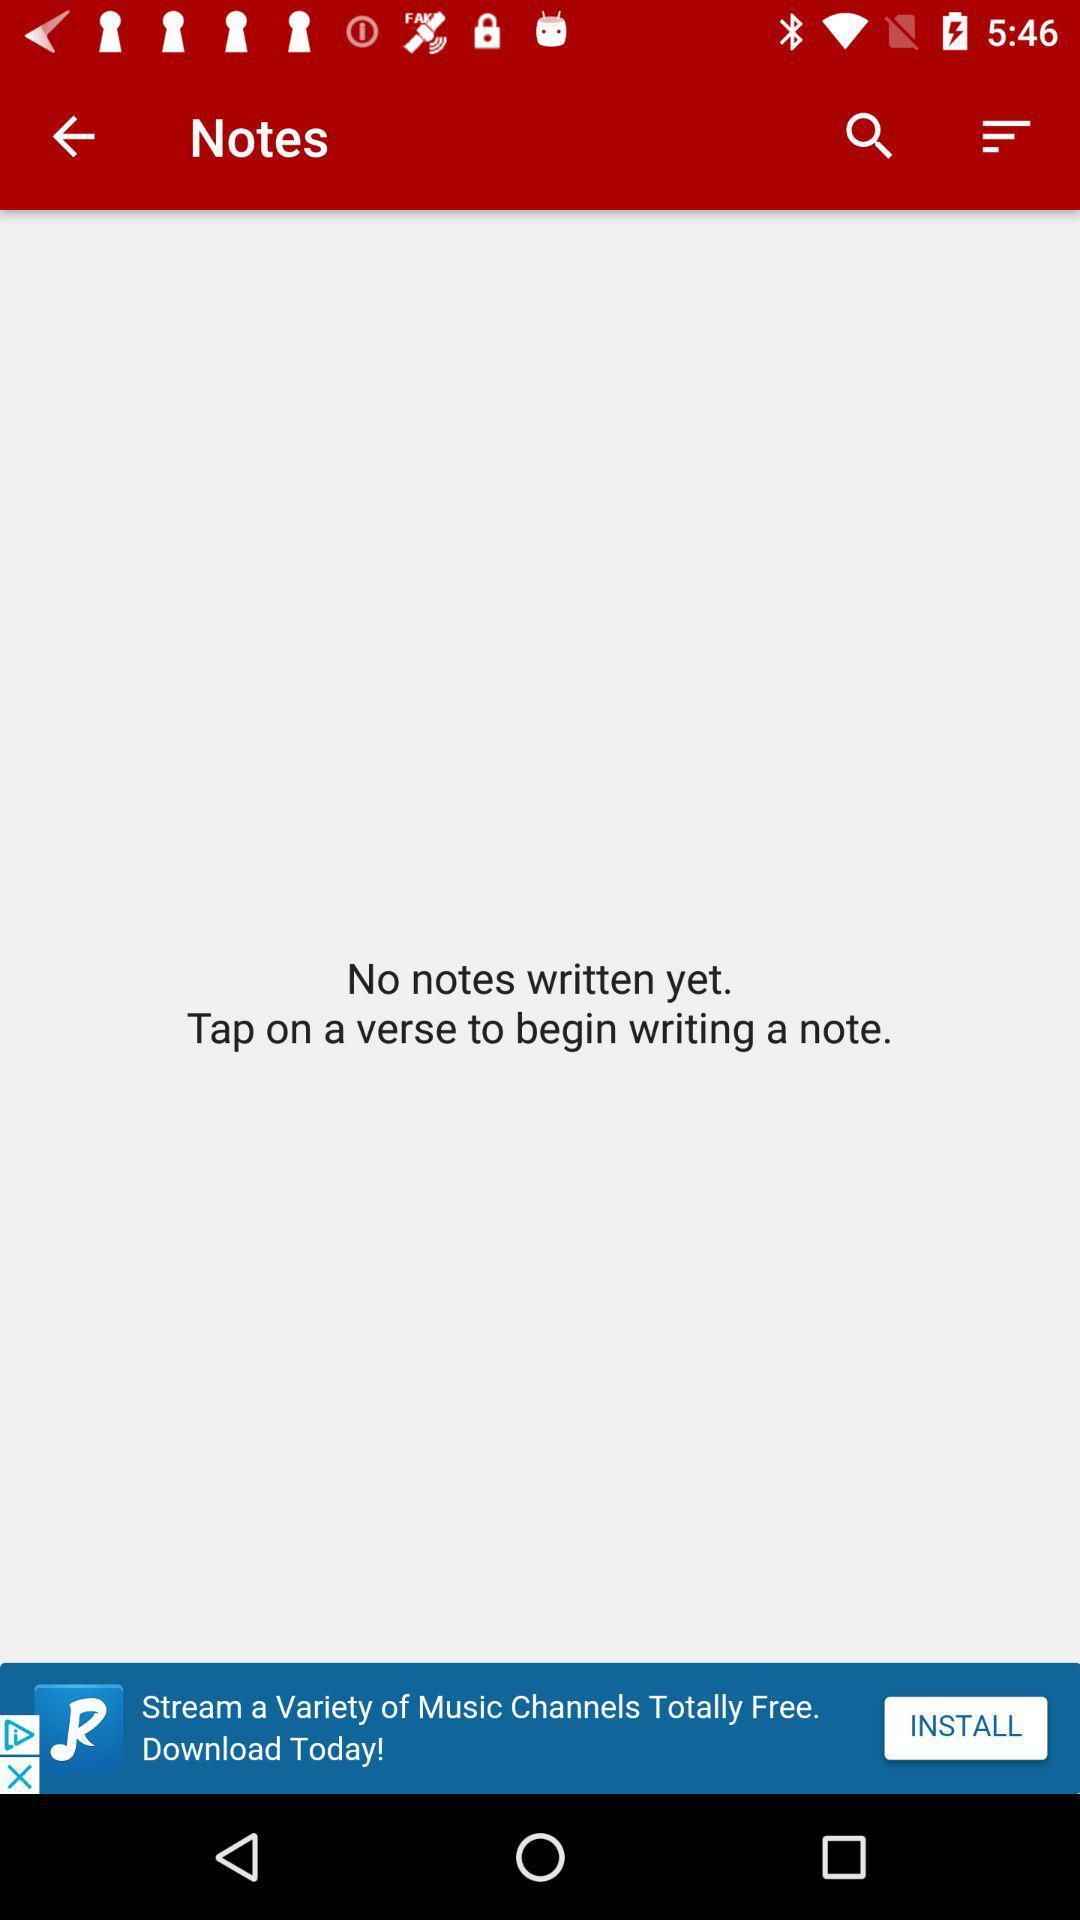  What do you see at coordinates (540, 1727) in the screenshot?
I see `advatisment paga` at bounding box center [540, 1727].